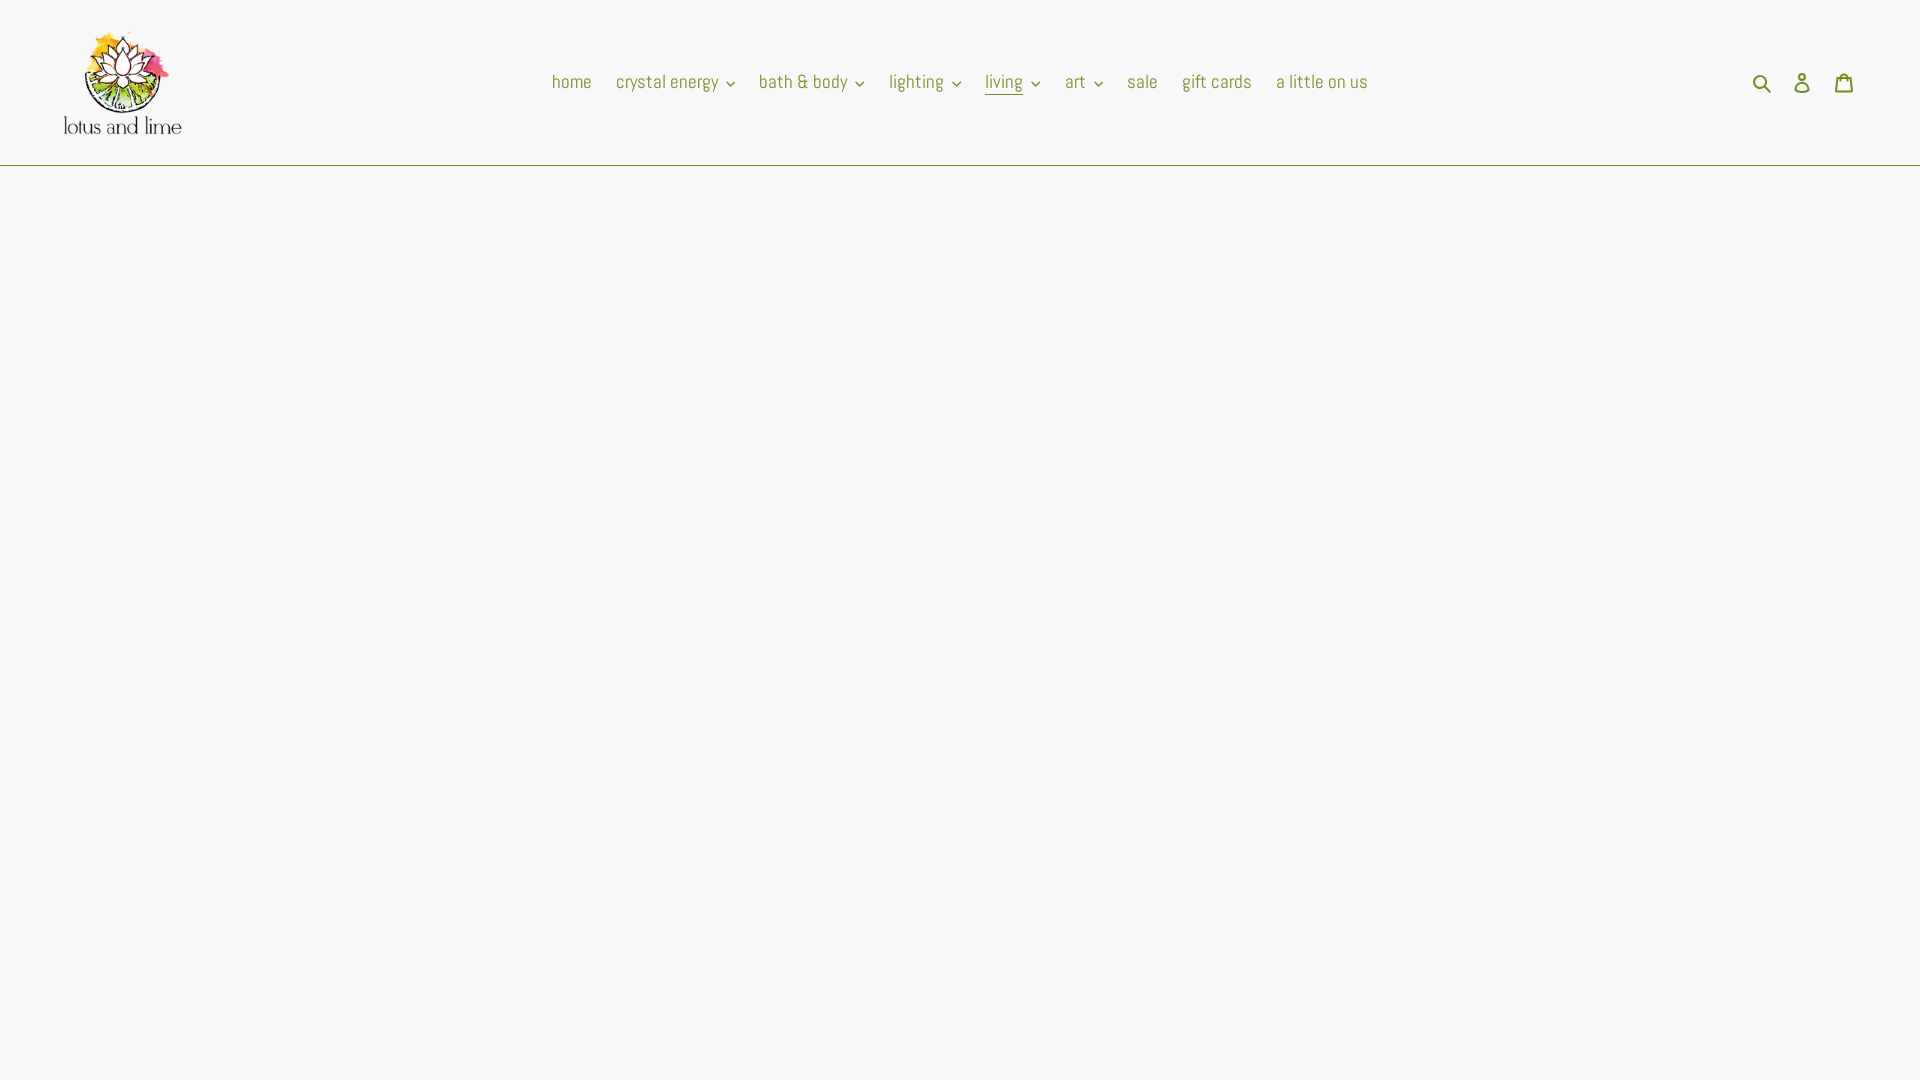 The image size is (1920, 1080). I want to click on 'crystal energy', so click(604, 81).